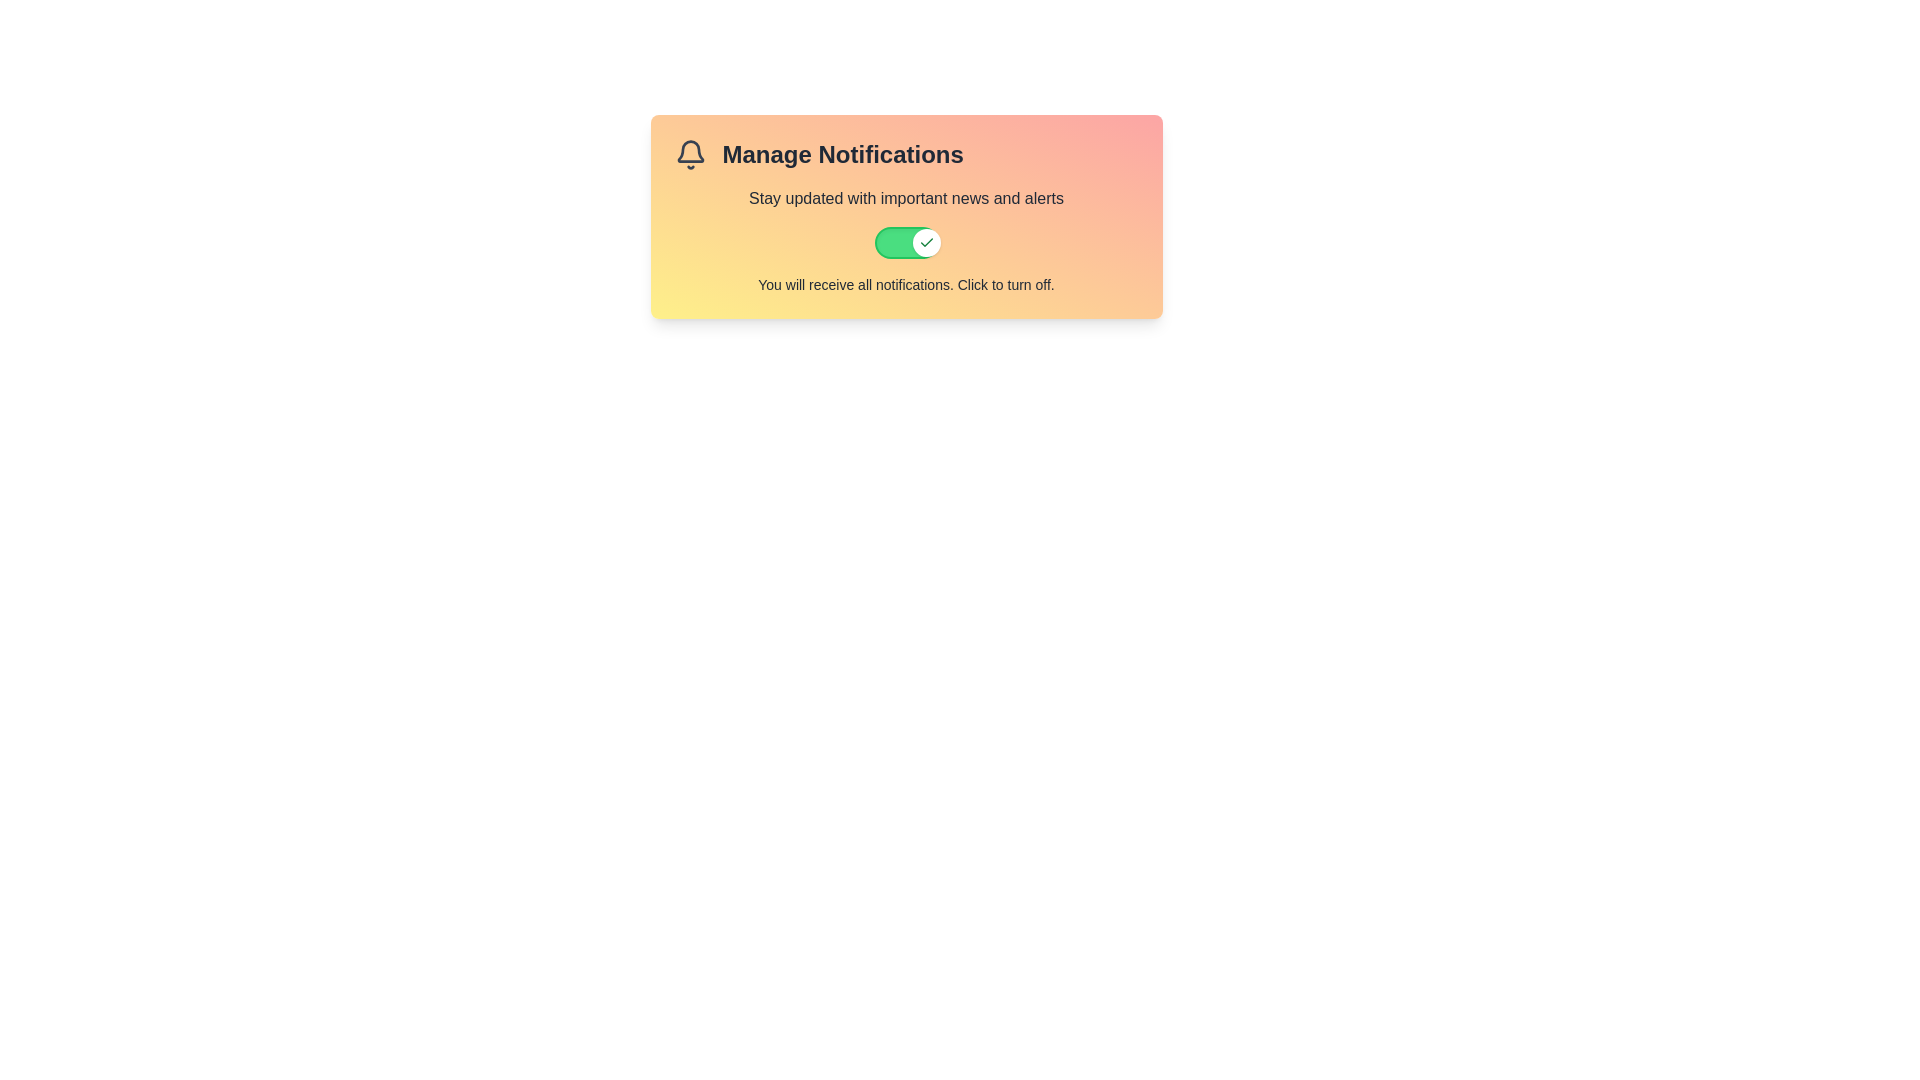 The height and width of the screenshot is (1080, 1920). Describe the element at coordinates (905, 242) in the screenshot. I see `the toggle switch located in the 'Manage Notifications' card` at that location.